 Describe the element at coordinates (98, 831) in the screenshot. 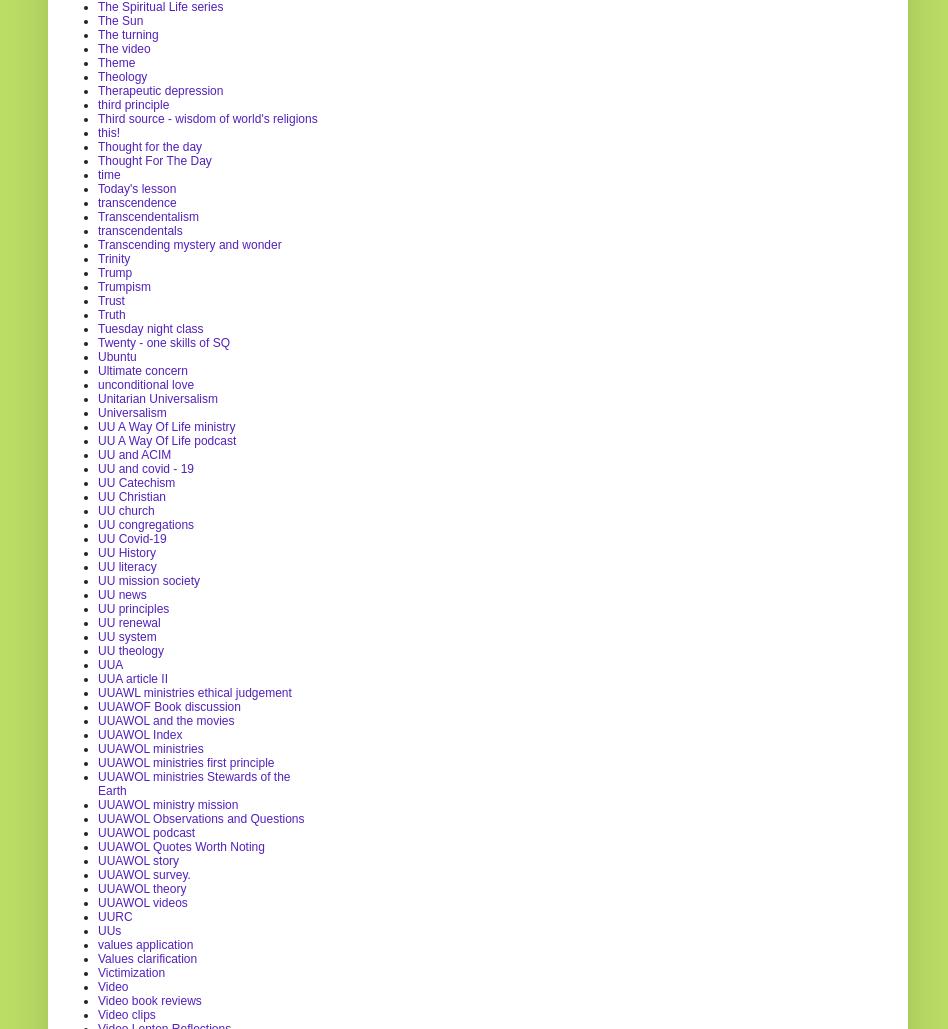

I see `'UUAWOL podcast'` at that location.